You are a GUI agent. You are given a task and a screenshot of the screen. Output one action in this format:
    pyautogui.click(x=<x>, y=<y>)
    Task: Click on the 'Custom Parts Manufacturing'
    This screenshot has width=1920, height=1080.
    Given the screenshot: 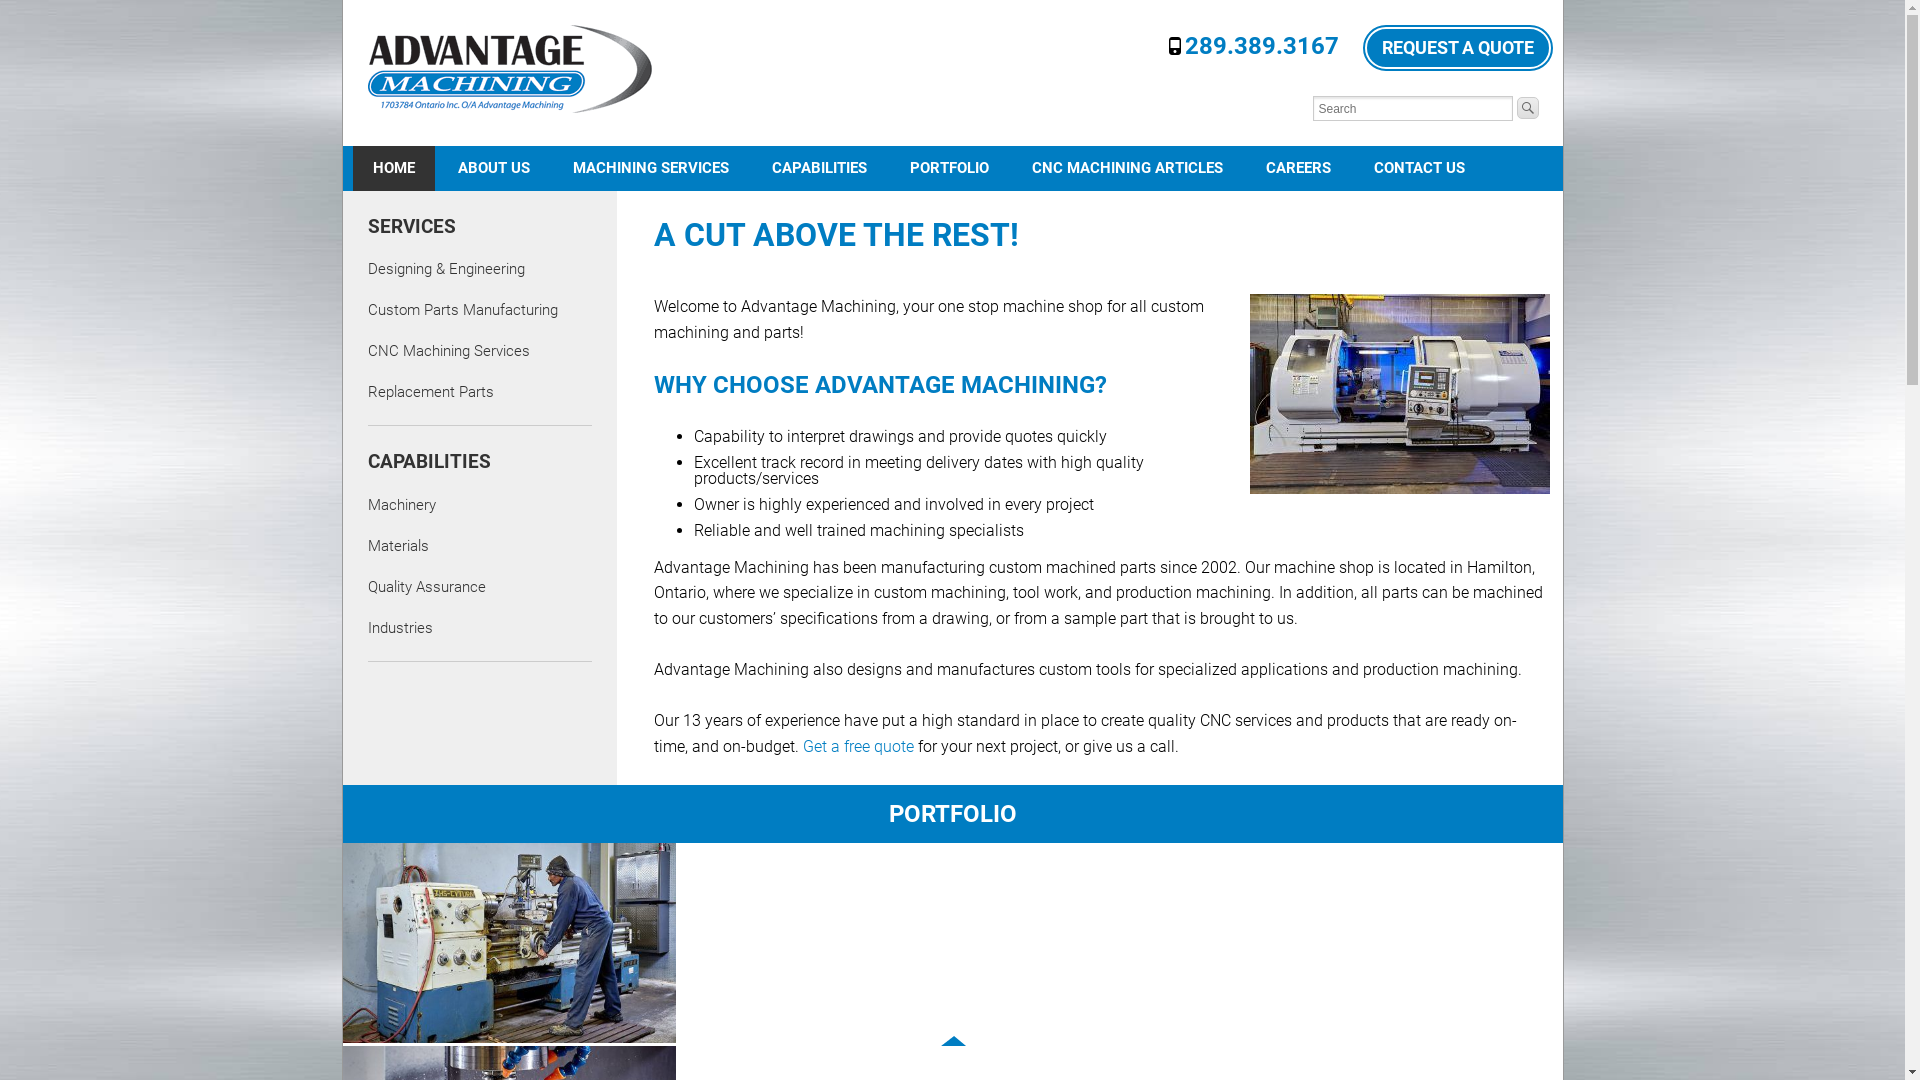 What is the action you would take?
    pyautogui.click(x=461, y=309)
    